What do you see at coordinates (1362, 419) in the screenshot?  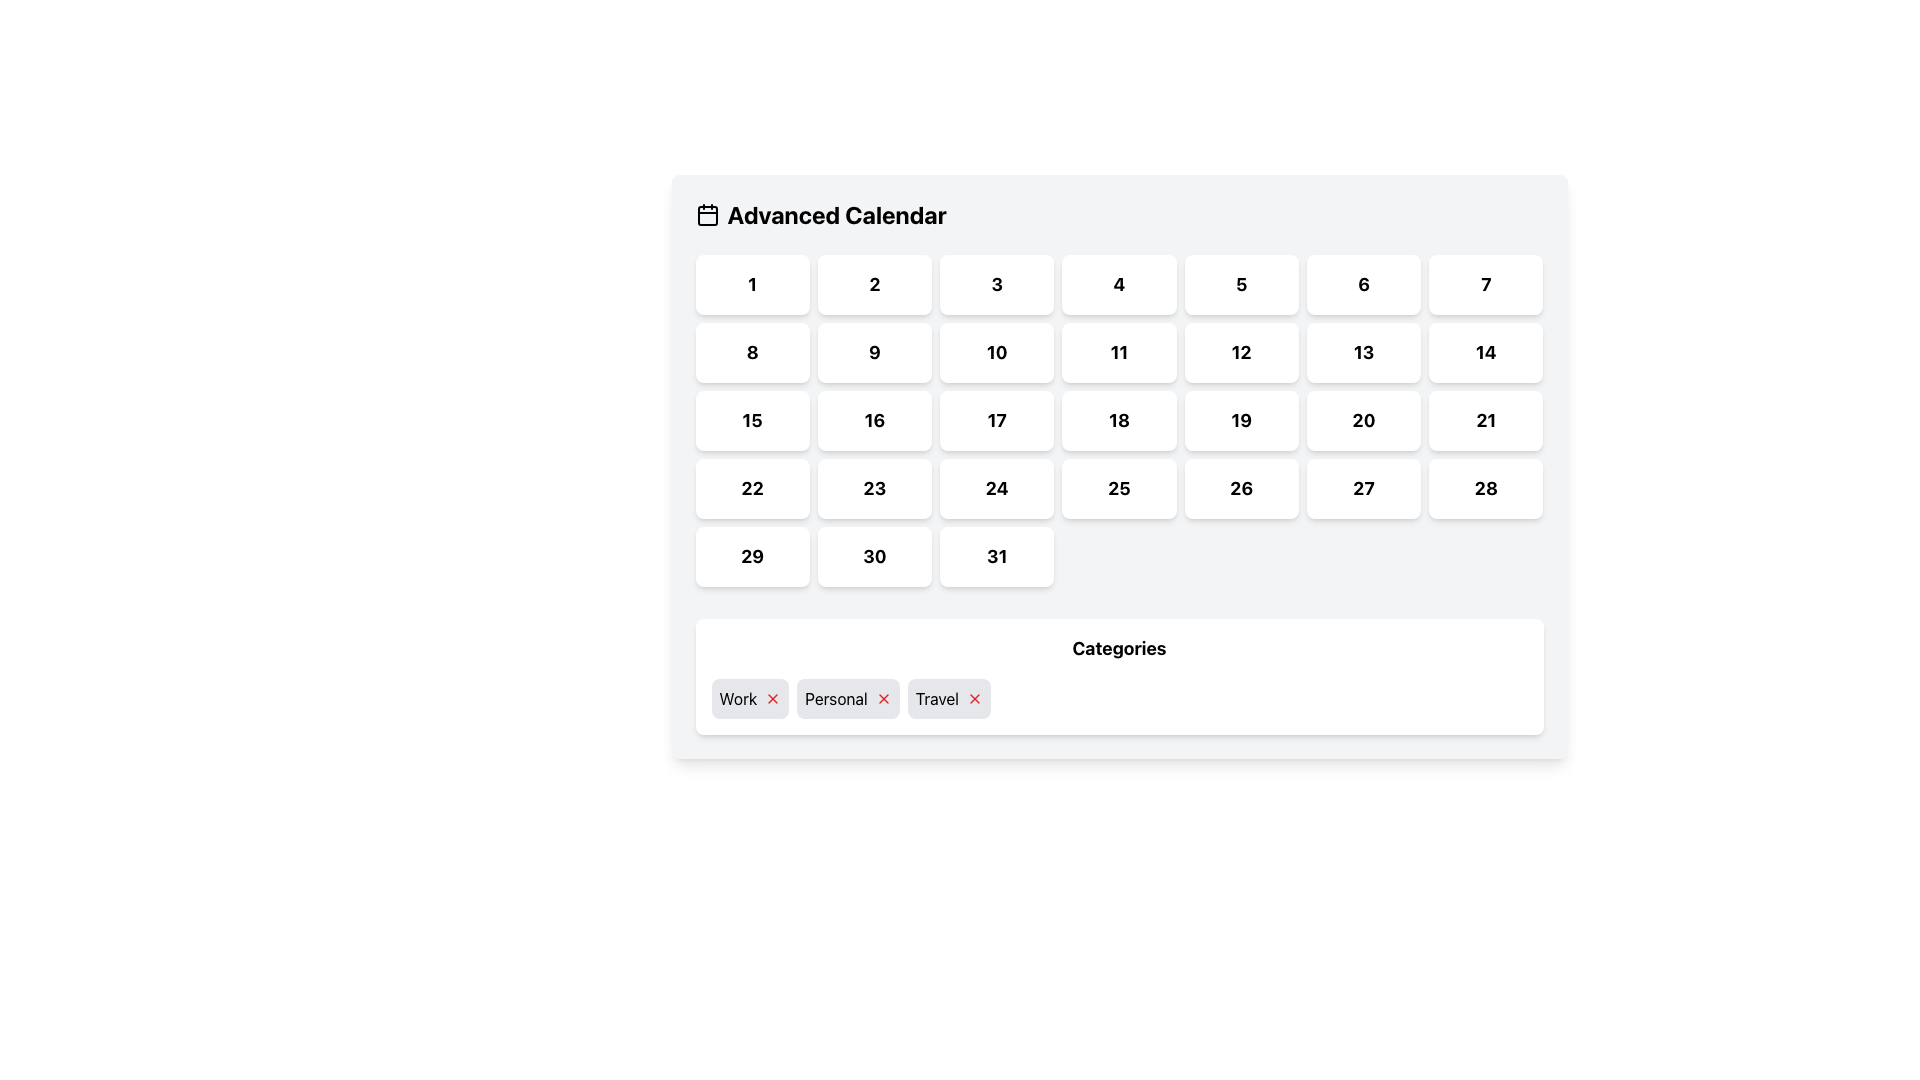 I see `the interactive button representing the date '20' in the calendar interface` at bounding box center [1362, 419].